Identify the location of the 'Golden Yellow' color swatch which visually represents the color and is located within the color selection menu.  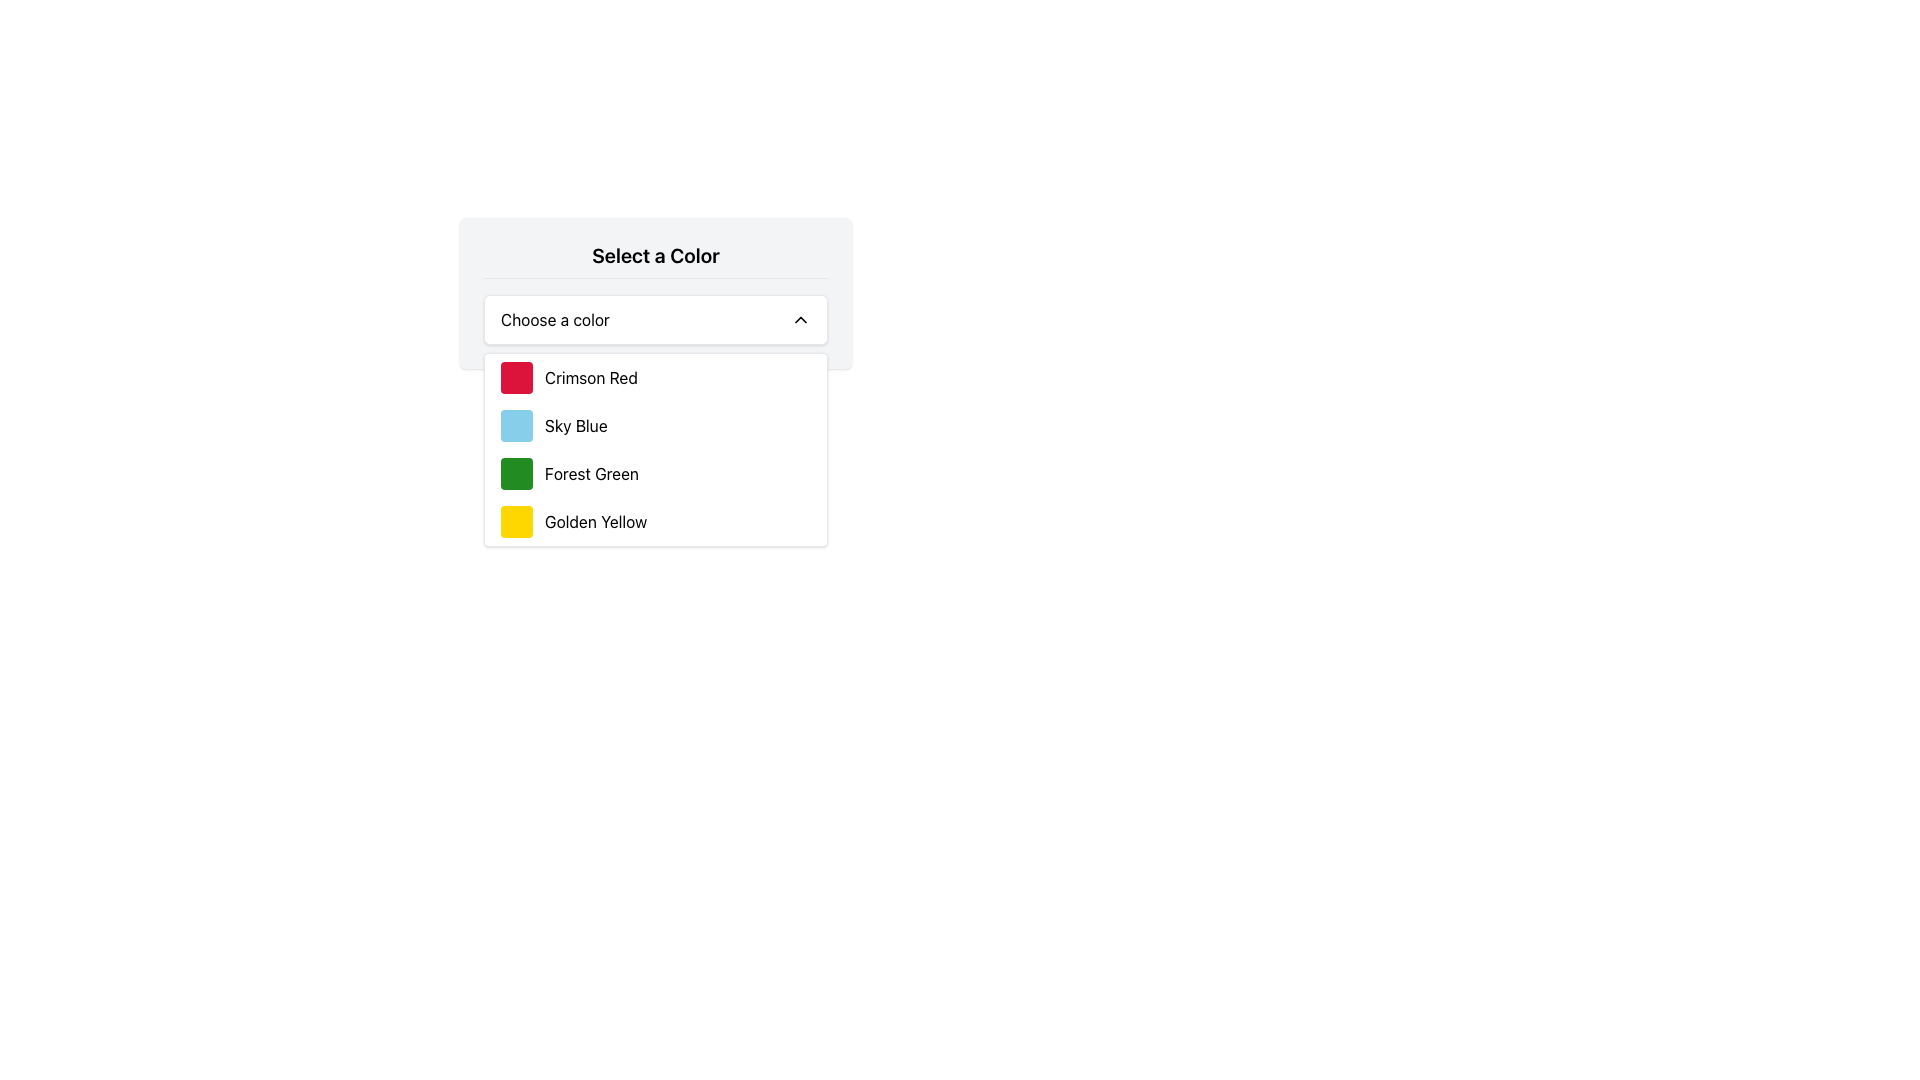
(517, 520).